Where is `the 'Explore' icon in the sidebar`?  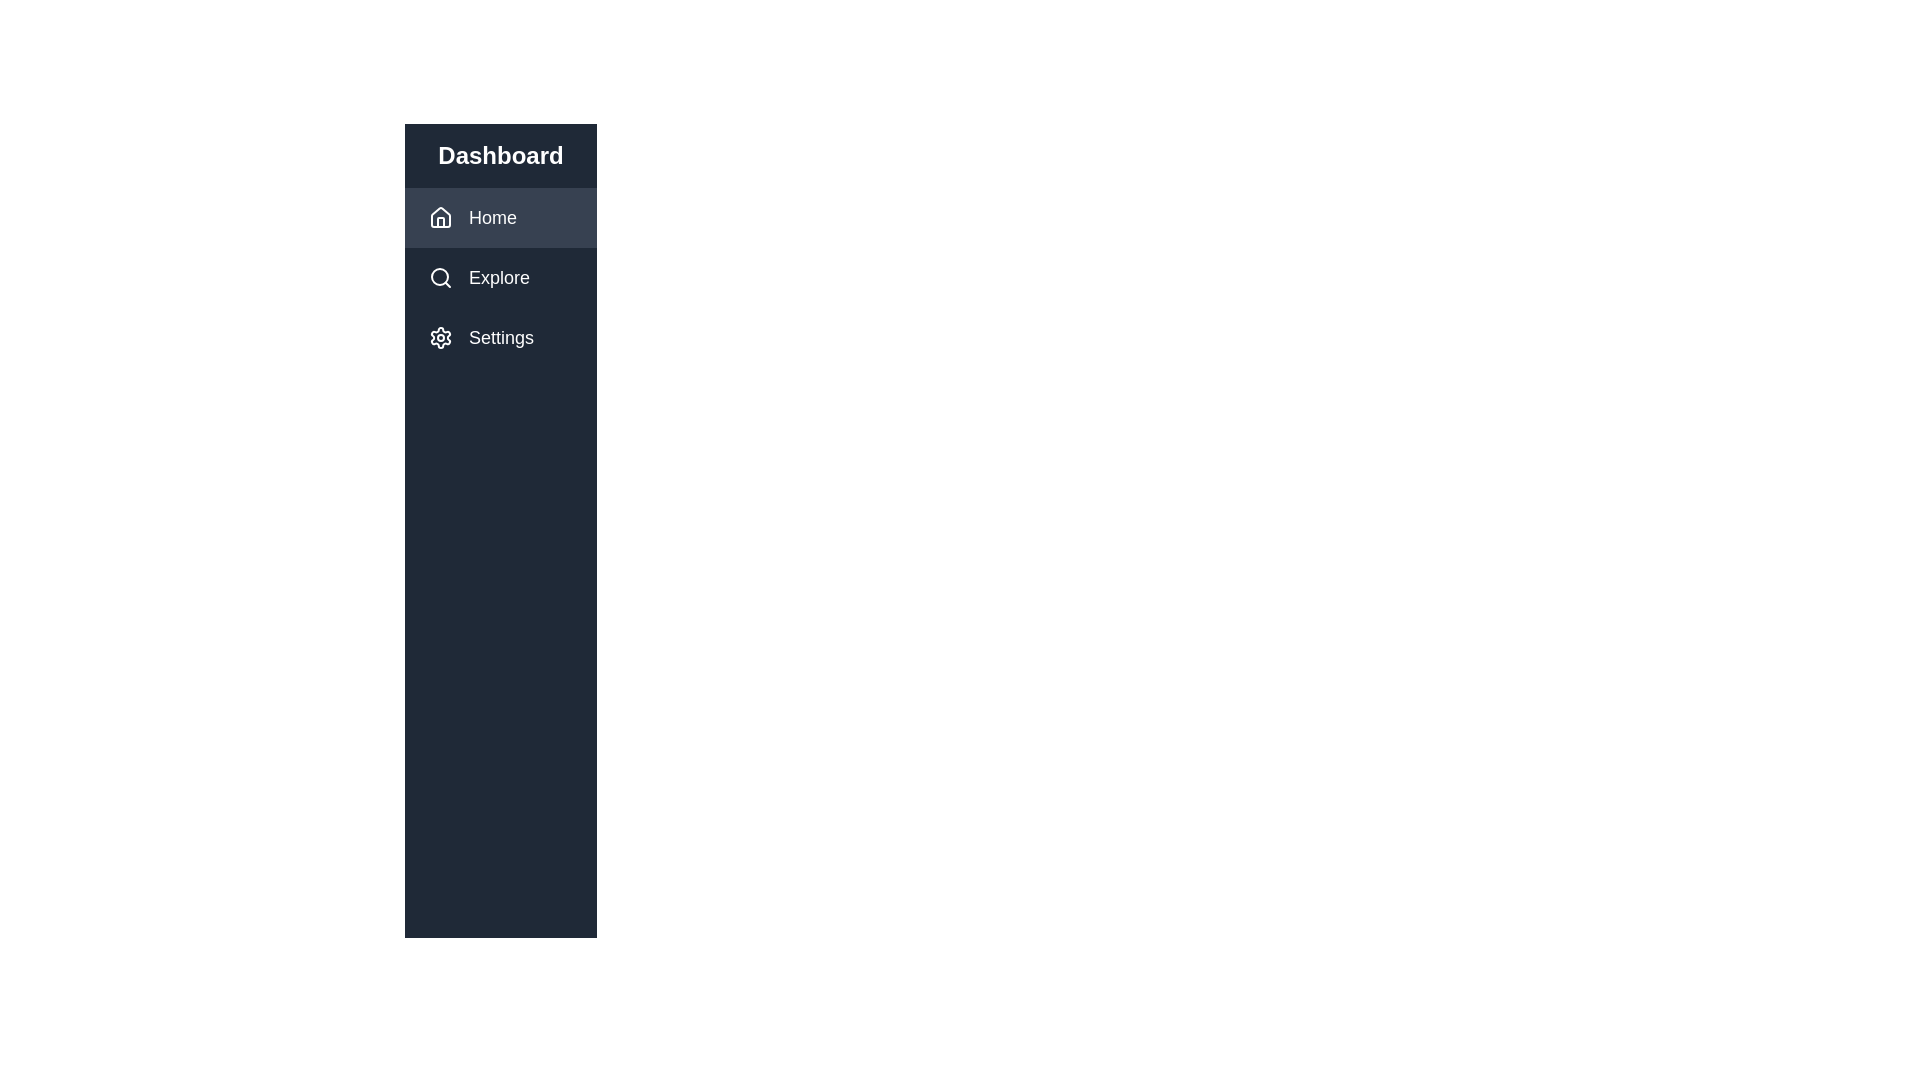
the 'Explore' icon in the sidebar is located at coordinates (440, 277).